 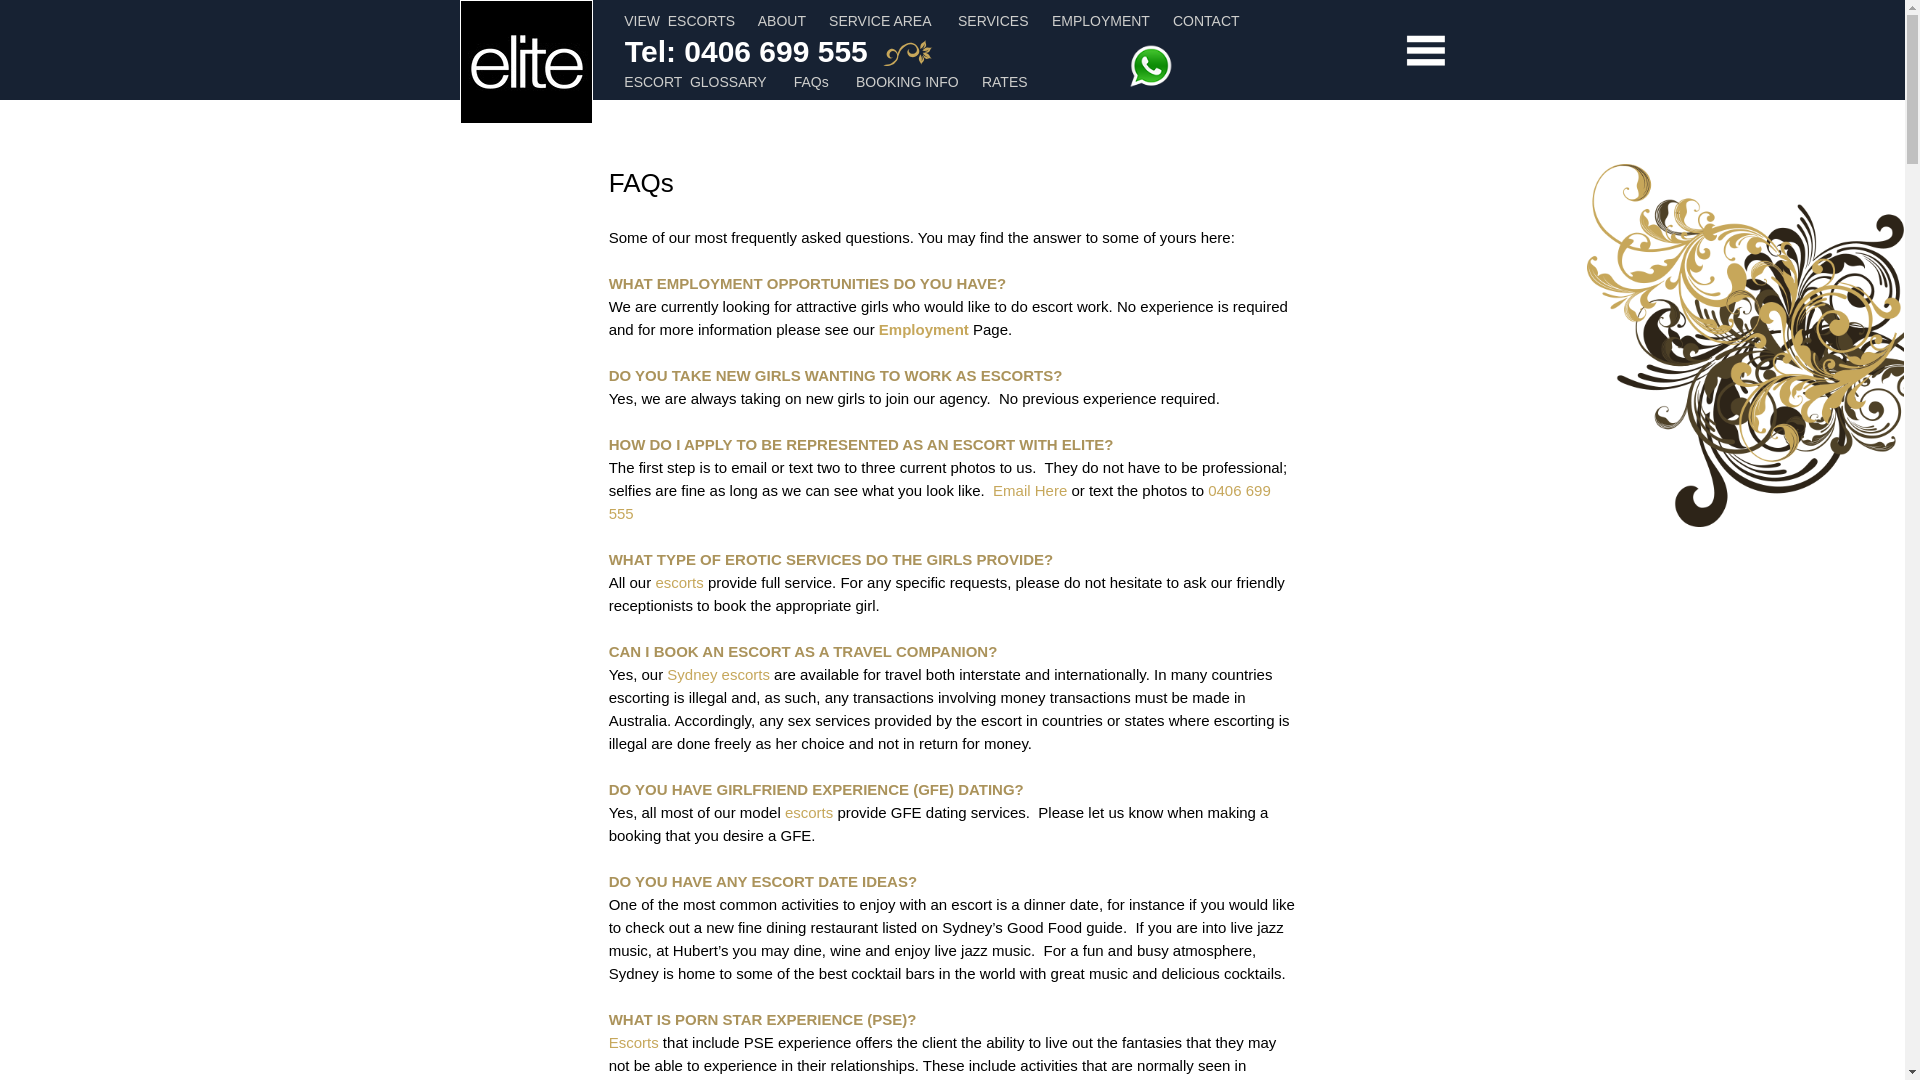 I want to click on 'SERVICE AREA', so click(x=829, y=20).